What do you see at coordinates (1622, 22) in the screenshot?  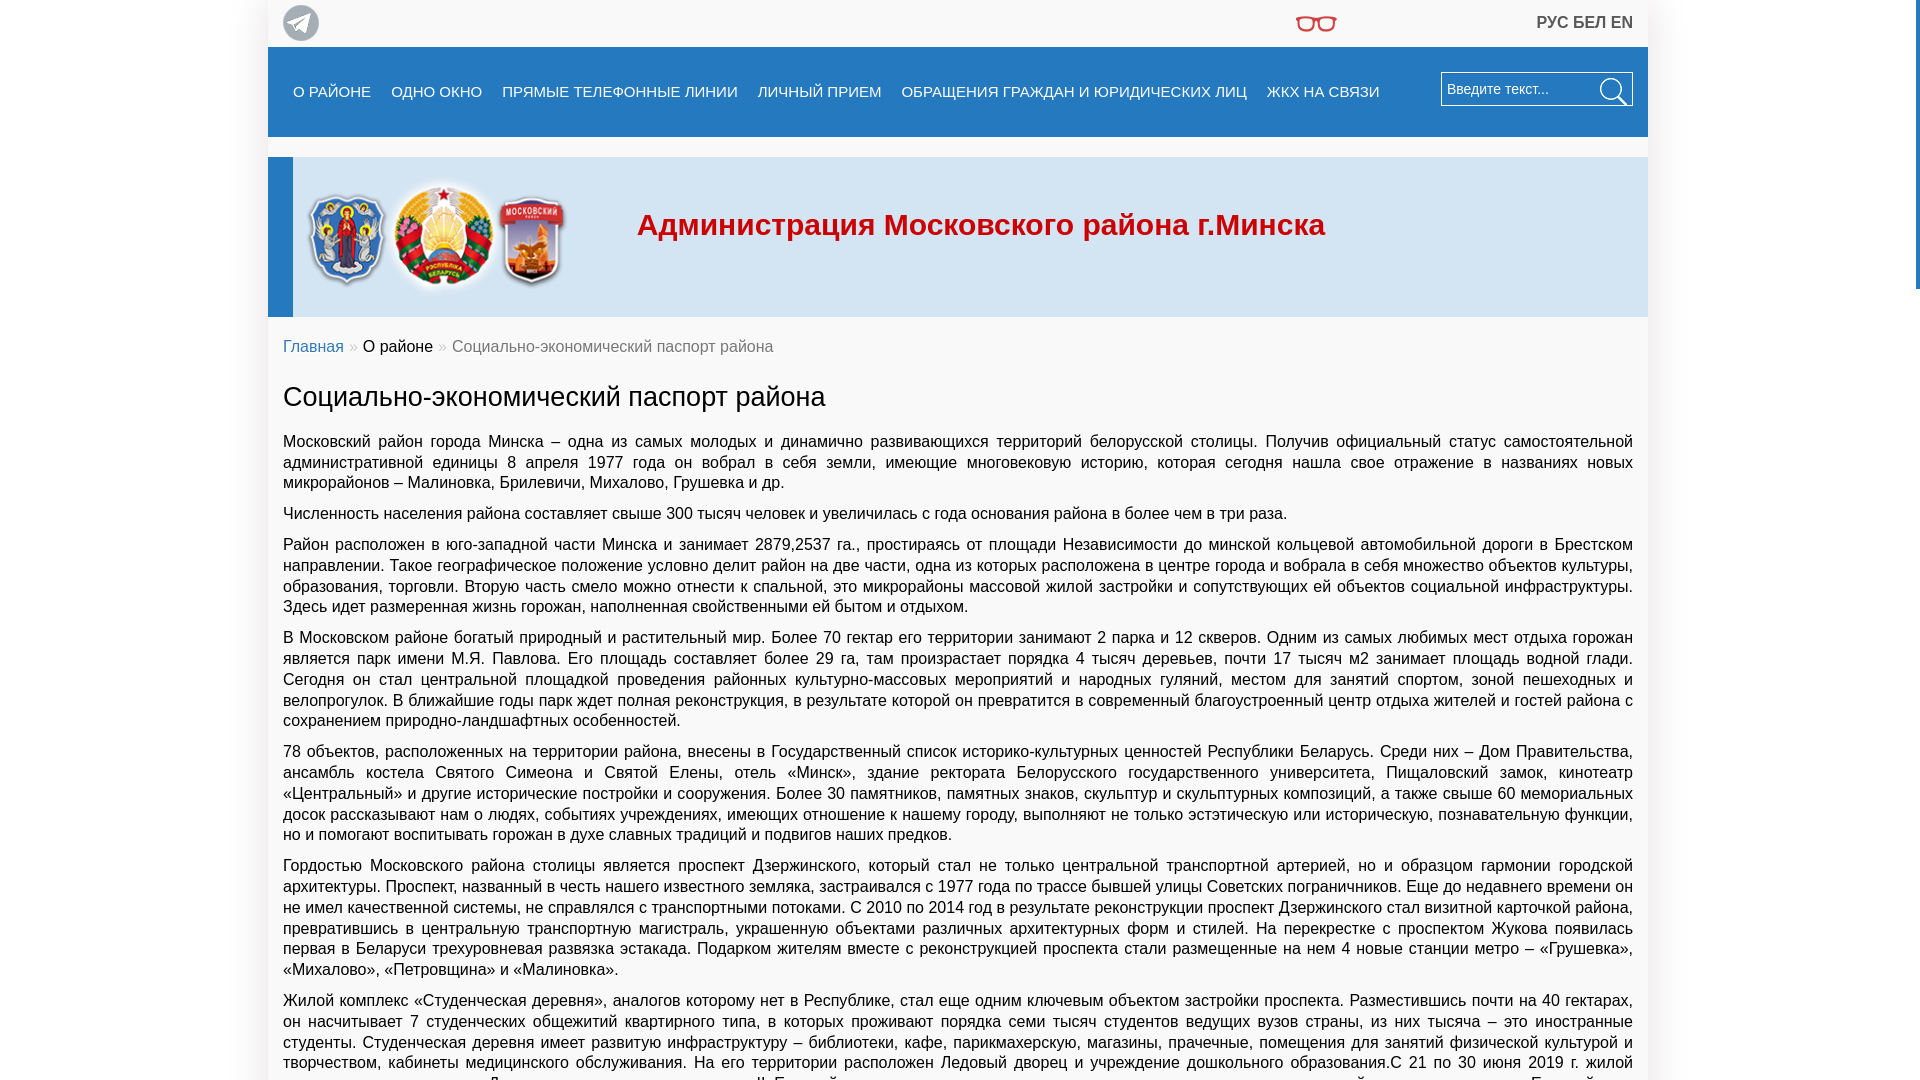 I see `'EN'` at bounding box center [1622, 22].